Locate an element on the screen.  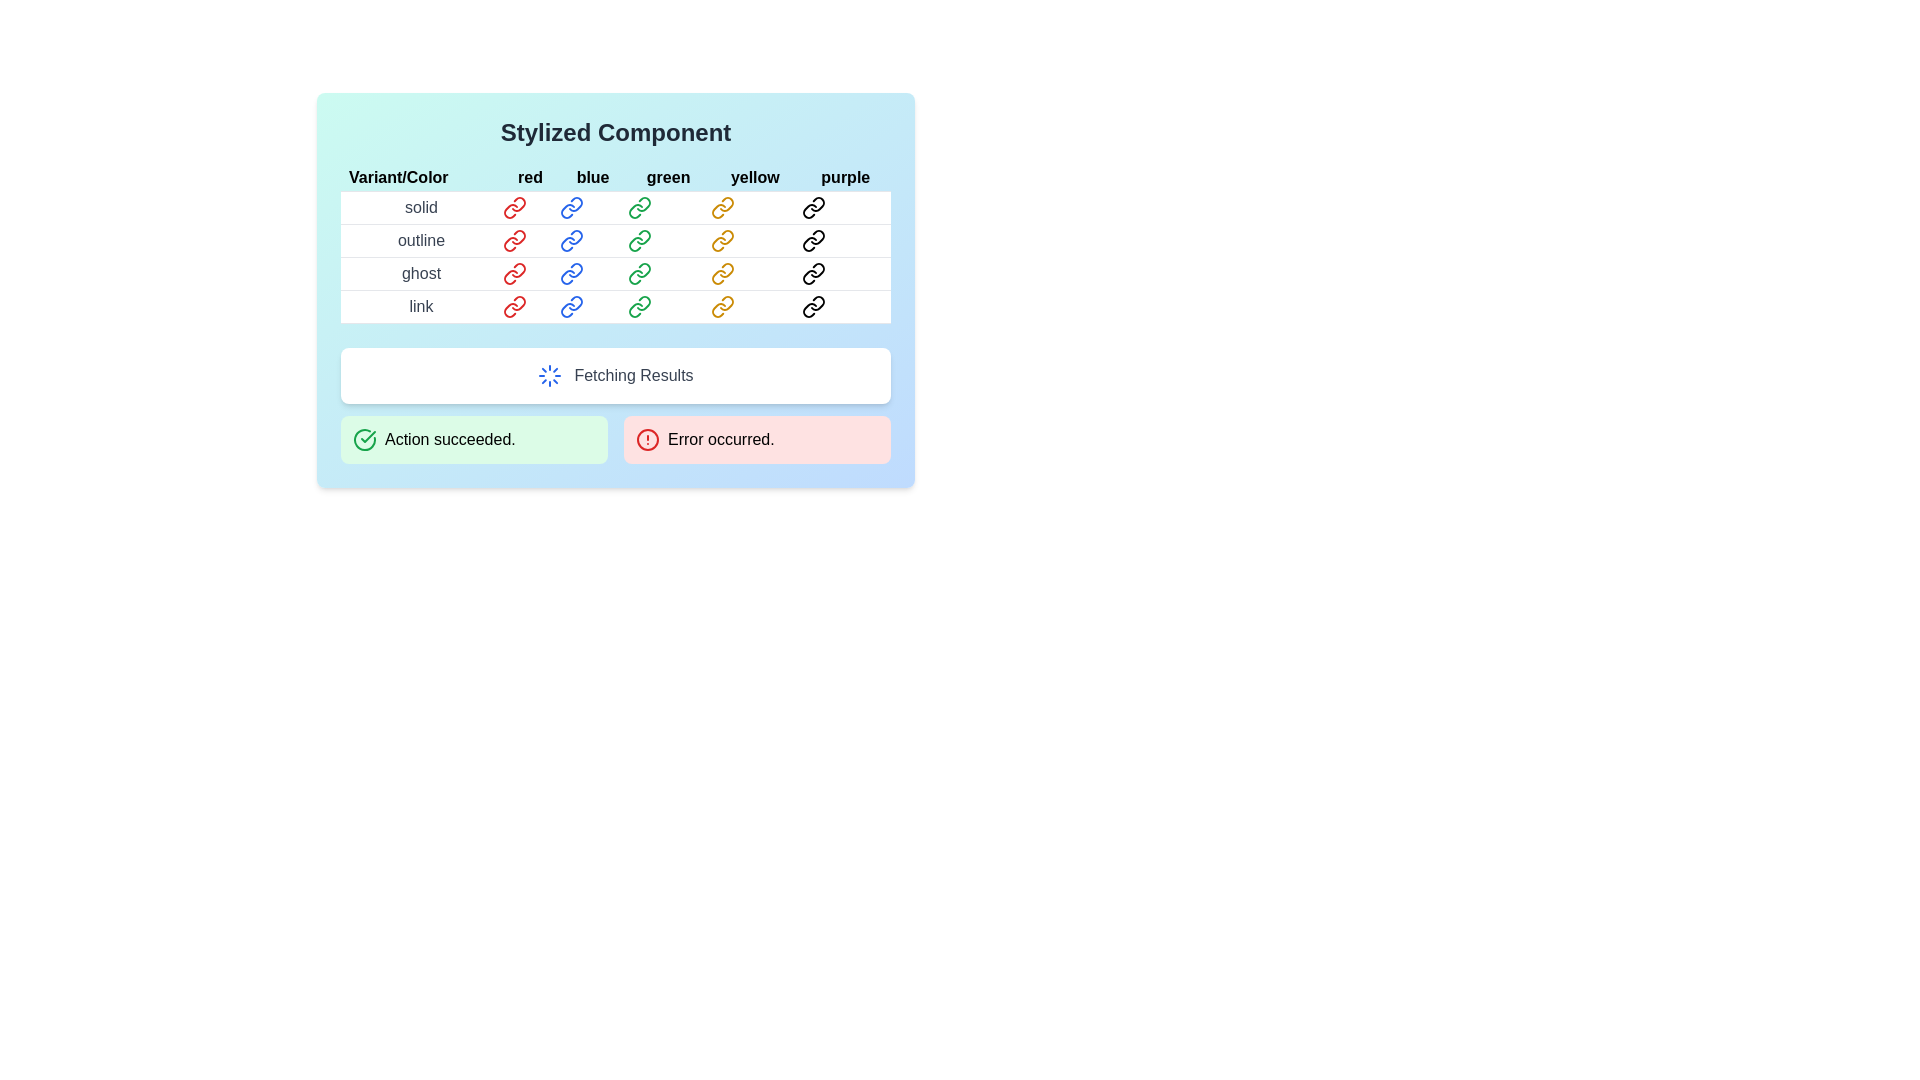
the non-interactive label for the 'purple' color column, which is the last item in a horizontal list of color names is located at coordinates (845, 177).